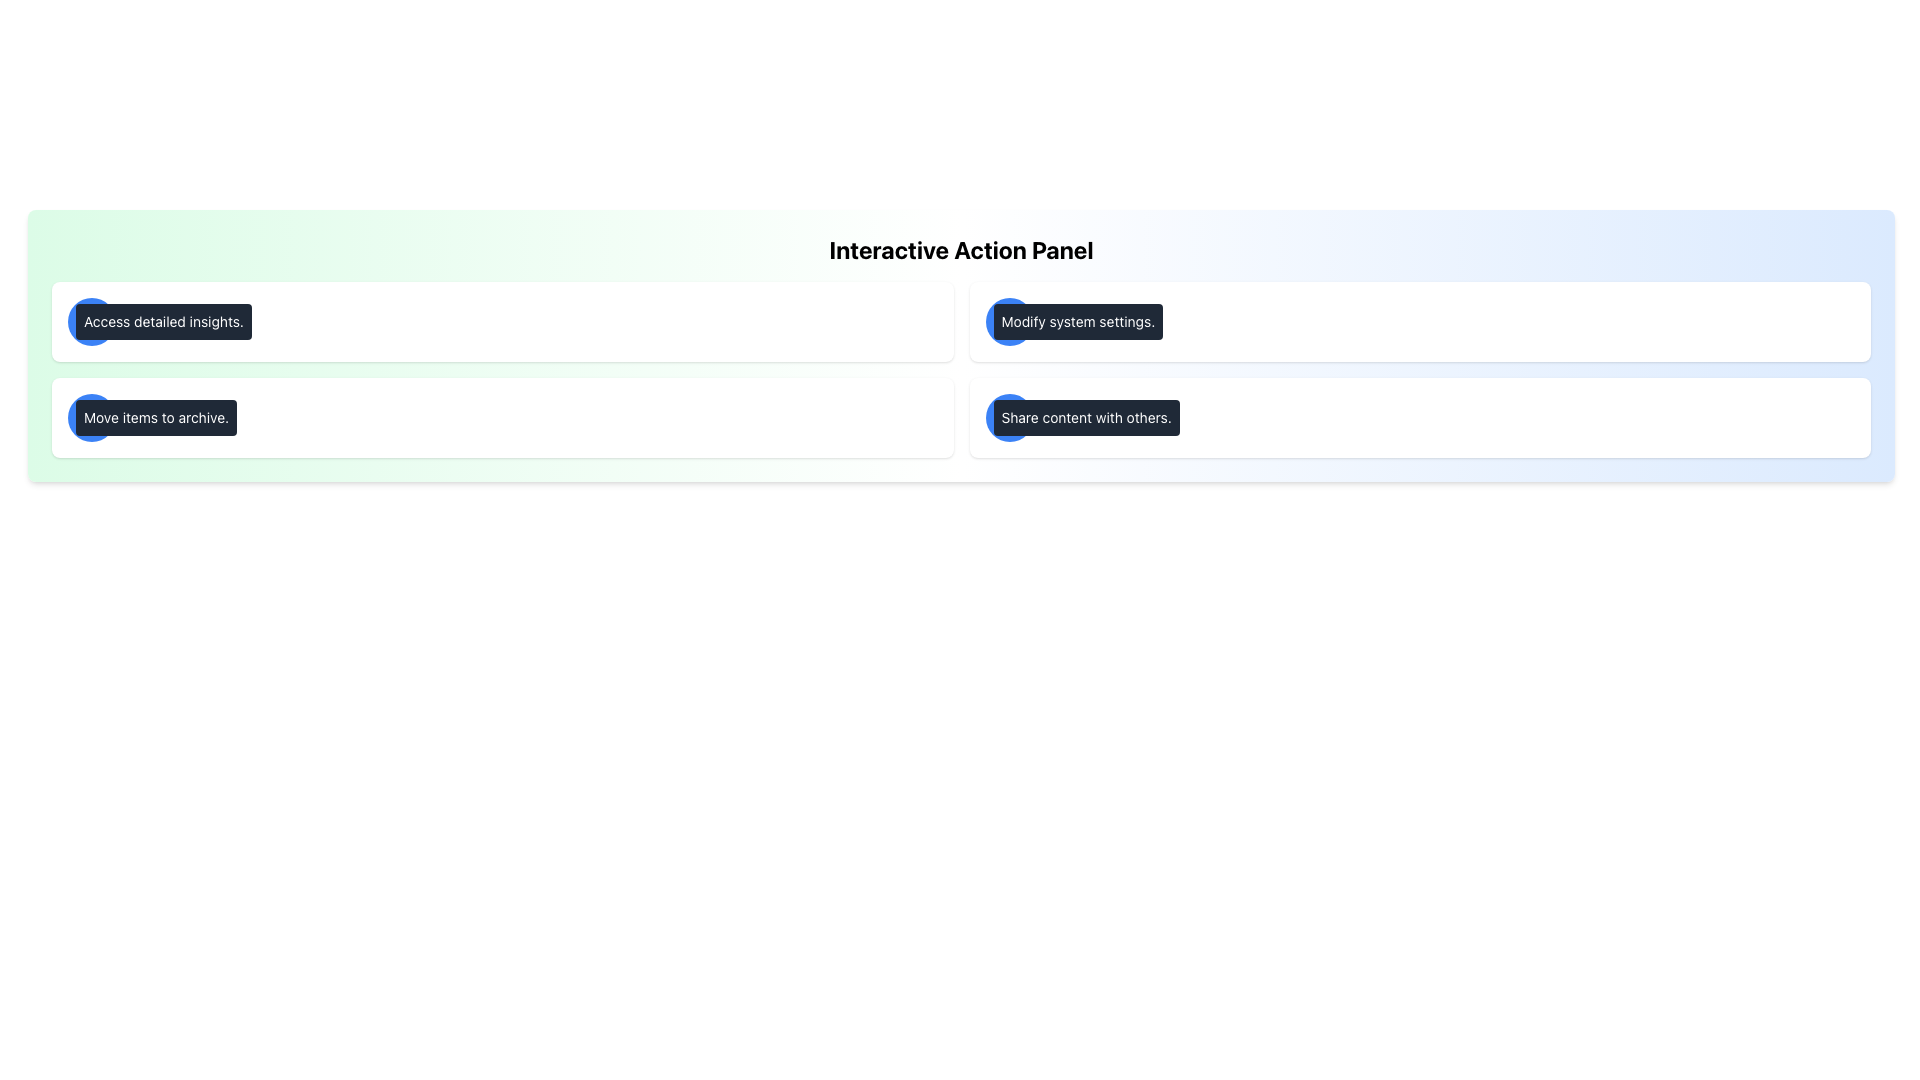 Image resolution: width=1920 pixels, height=1080 pixels. What do you see at coordinates (163, 416) in the screenshot?
I see `the text label displaying 'Archive' in bold gray font, located to the right of a circular blue icon within the second rectangular card in the vertical list` at bounding box center [163, 416].